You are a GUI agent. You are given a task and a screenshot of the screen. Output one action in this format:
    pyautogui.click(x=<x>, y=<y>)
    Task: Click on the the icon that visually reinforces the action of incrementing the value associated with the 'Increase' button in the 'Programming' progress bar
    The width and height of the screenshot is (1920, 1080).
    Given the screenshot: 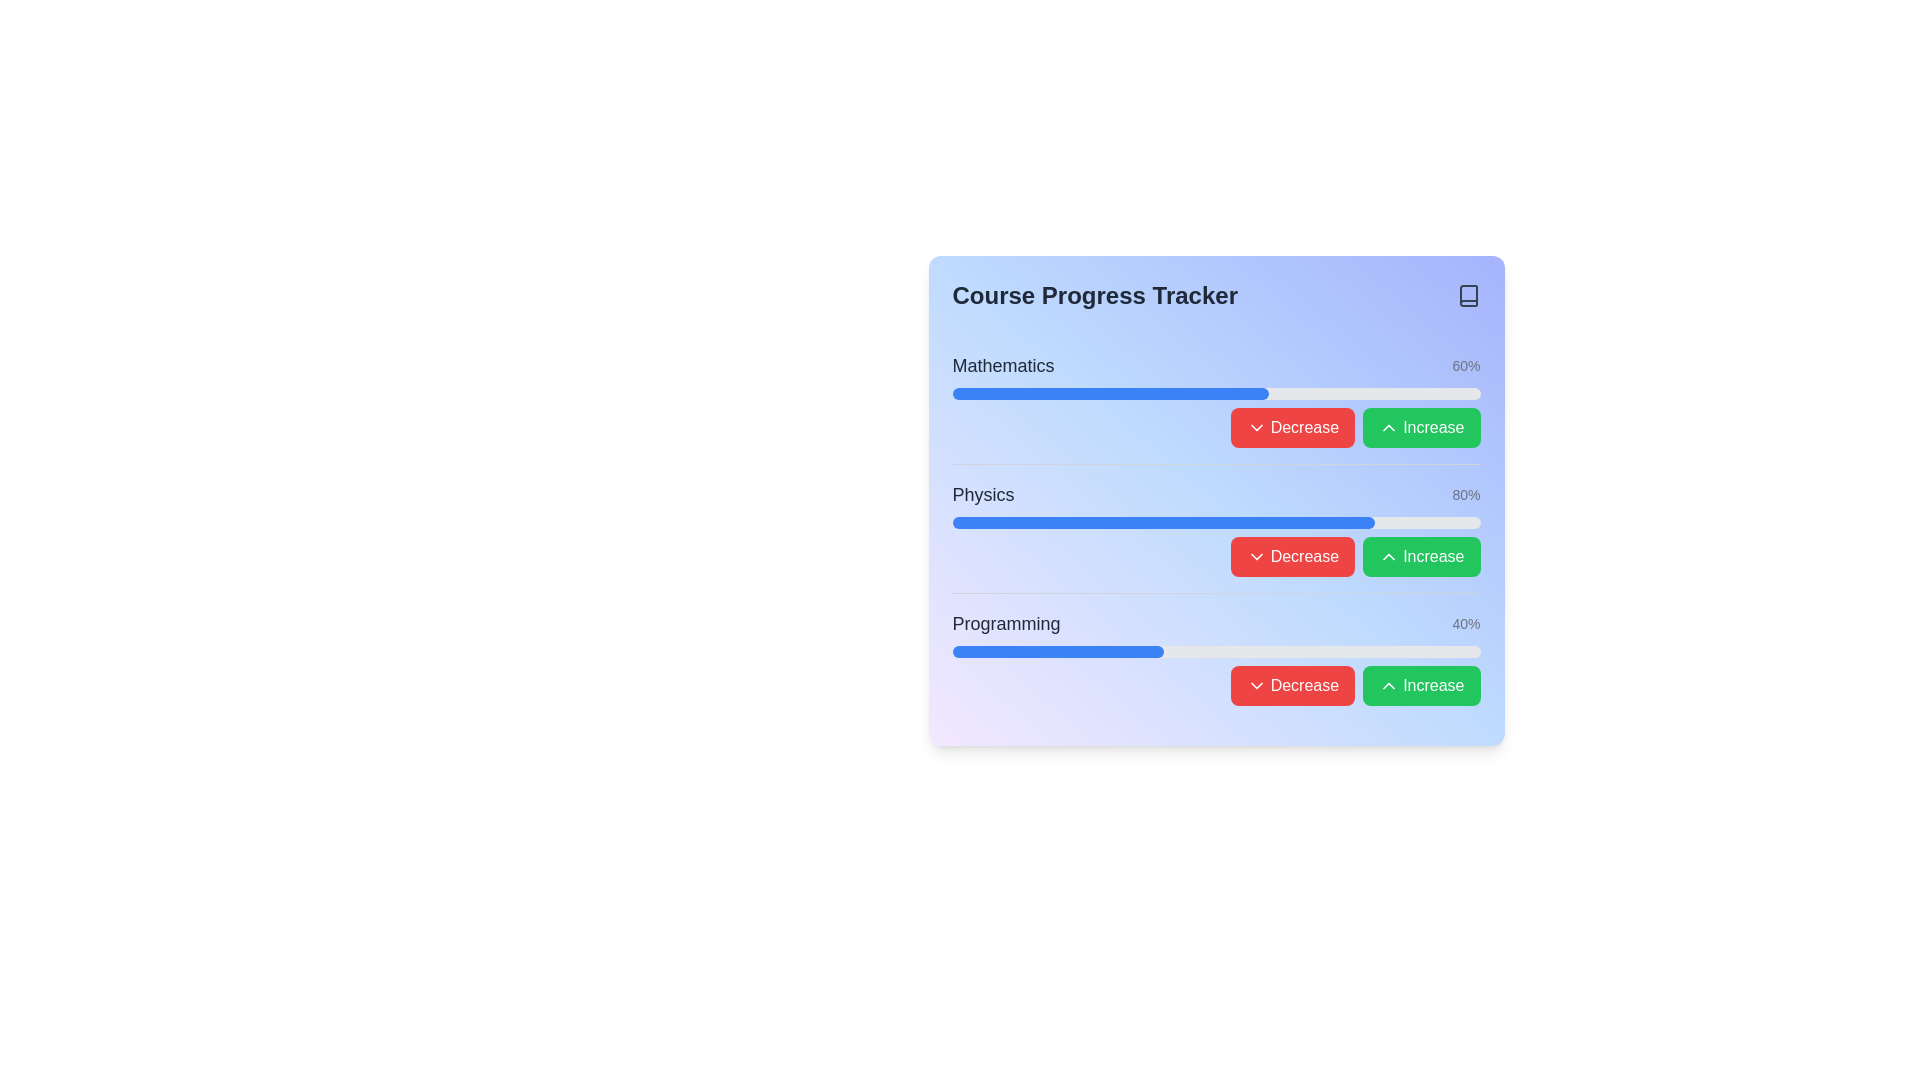 What is the action you would take?
    pyautogui.click(x=1388, y=685)
    